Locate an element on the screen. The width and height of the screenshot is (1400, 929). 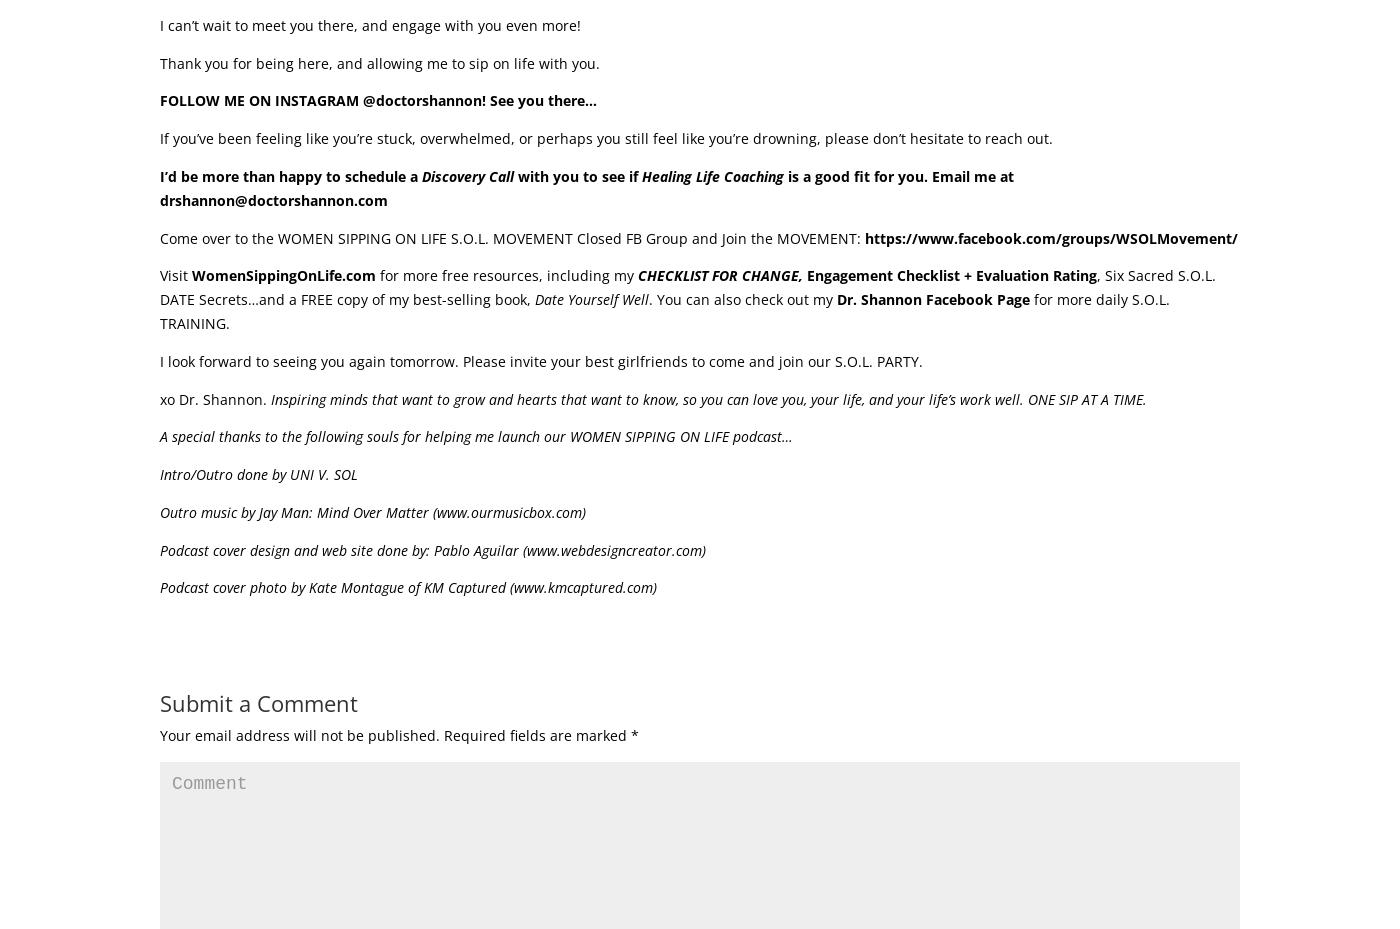
'If you’ve been feeling like you’re stuck, overwhelmed, or perhaps you still feel like you’re drowning, please don’t hesitate to reach out.' is located at coordinates (160, 138).